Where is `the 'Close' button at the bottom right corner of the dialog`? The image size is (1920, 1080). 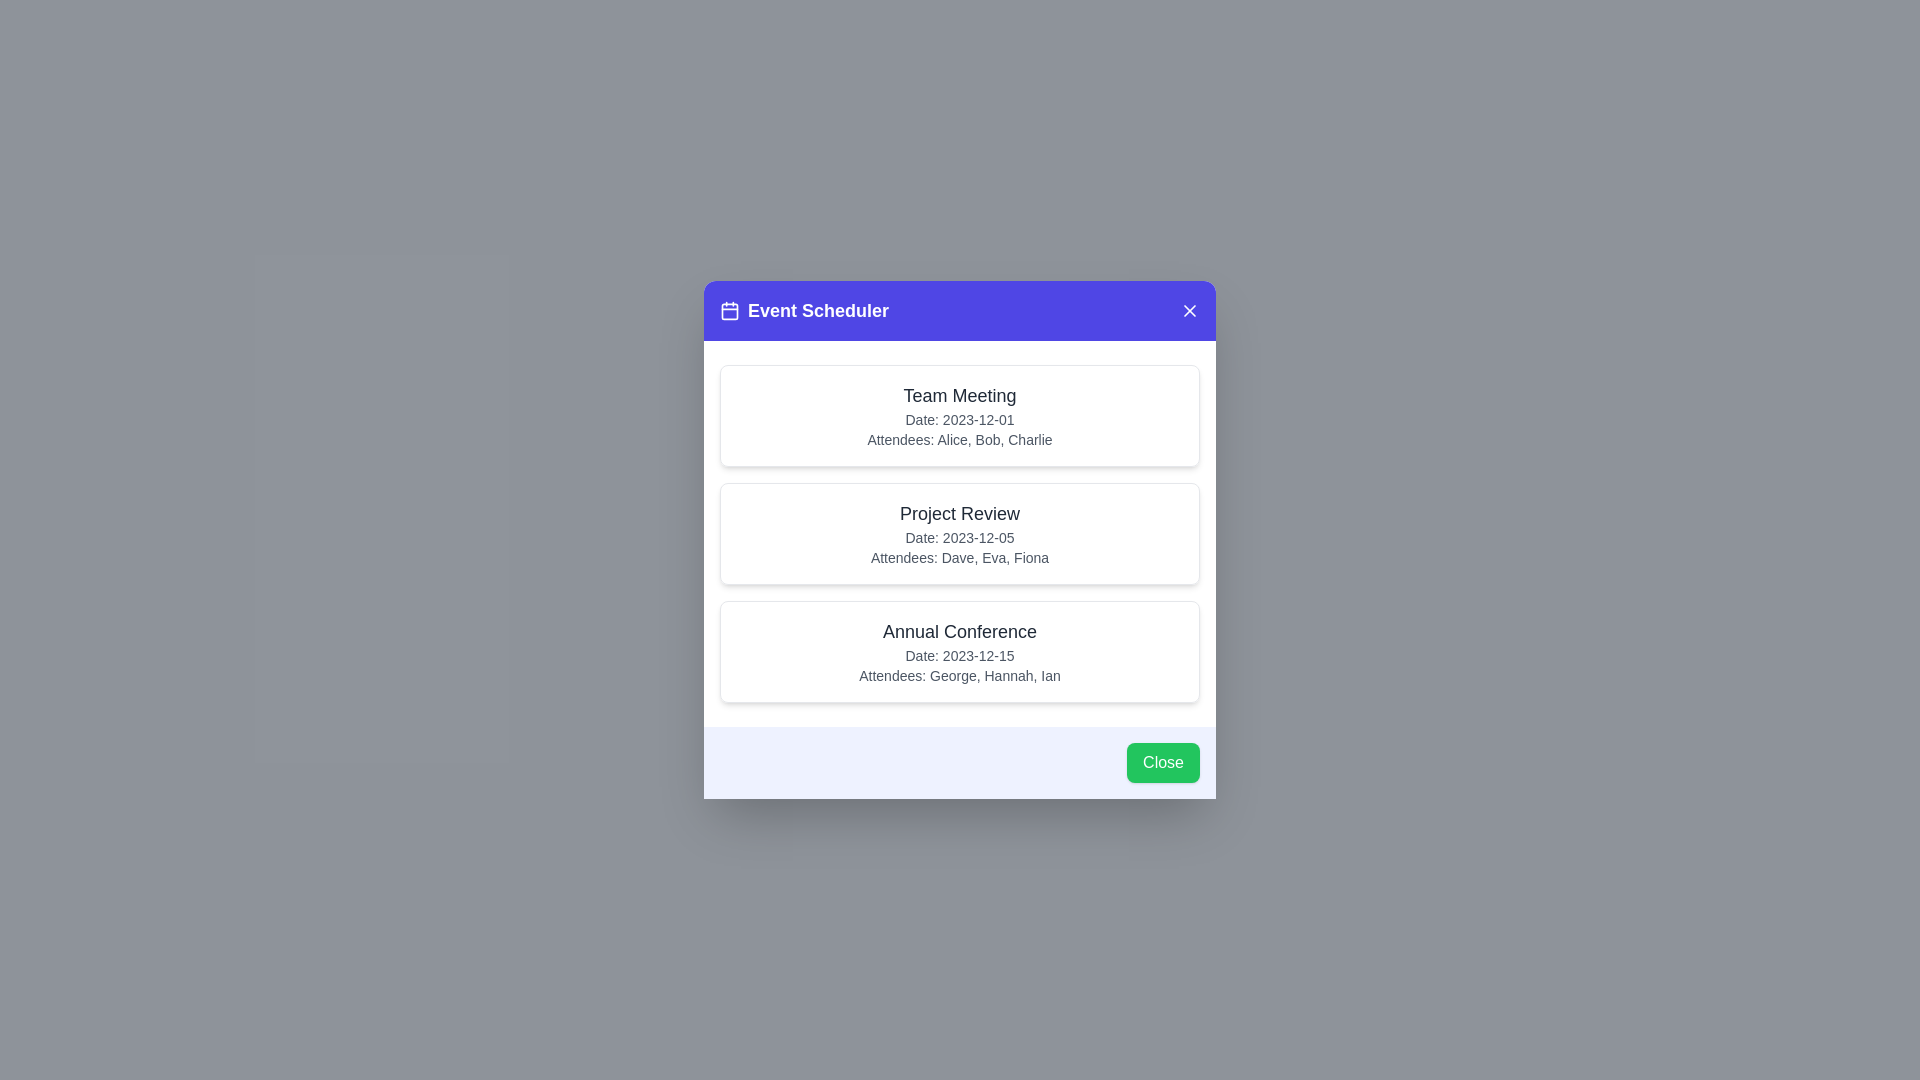
the 'Close' button at the bottom right corner of the dialog is located at coordinates (1163, 763).